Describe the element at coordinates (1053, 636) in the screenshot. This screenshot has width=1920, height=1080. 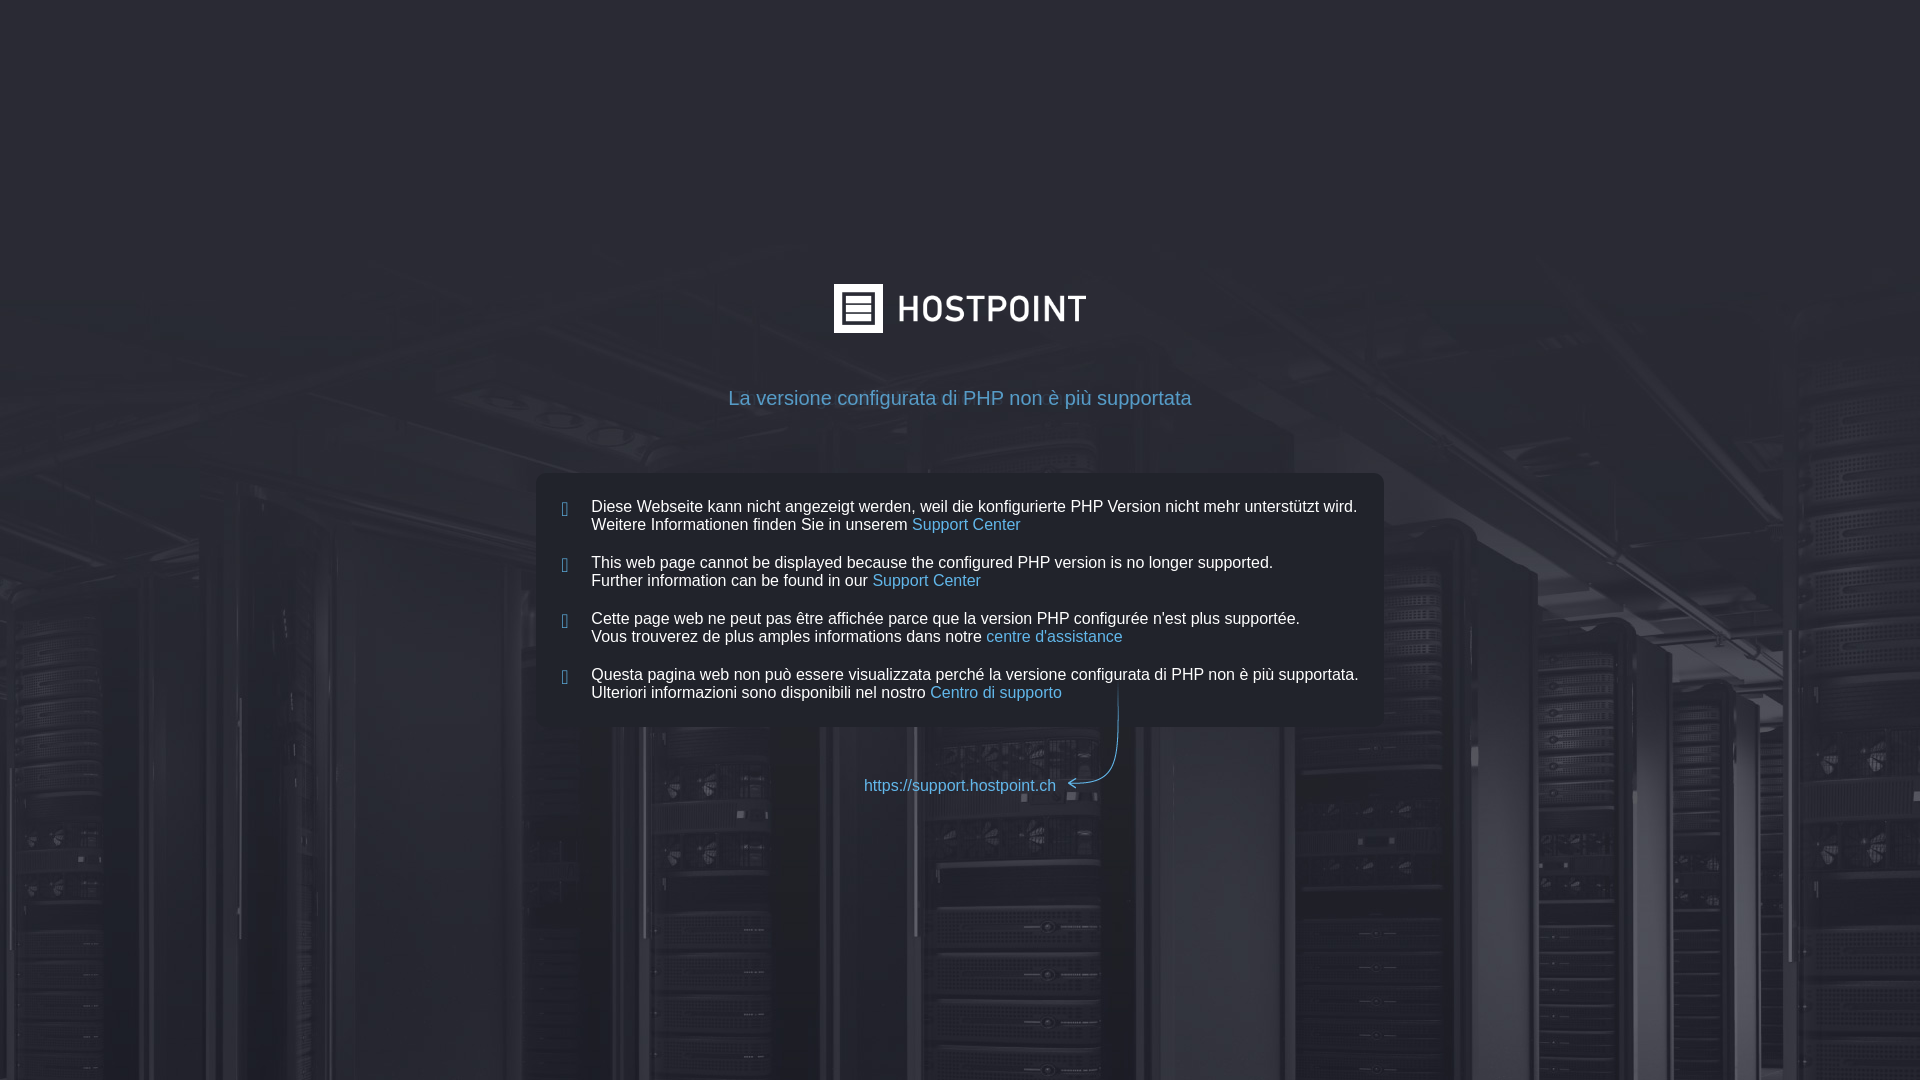
I see `'centre d'assistance'` at that location.